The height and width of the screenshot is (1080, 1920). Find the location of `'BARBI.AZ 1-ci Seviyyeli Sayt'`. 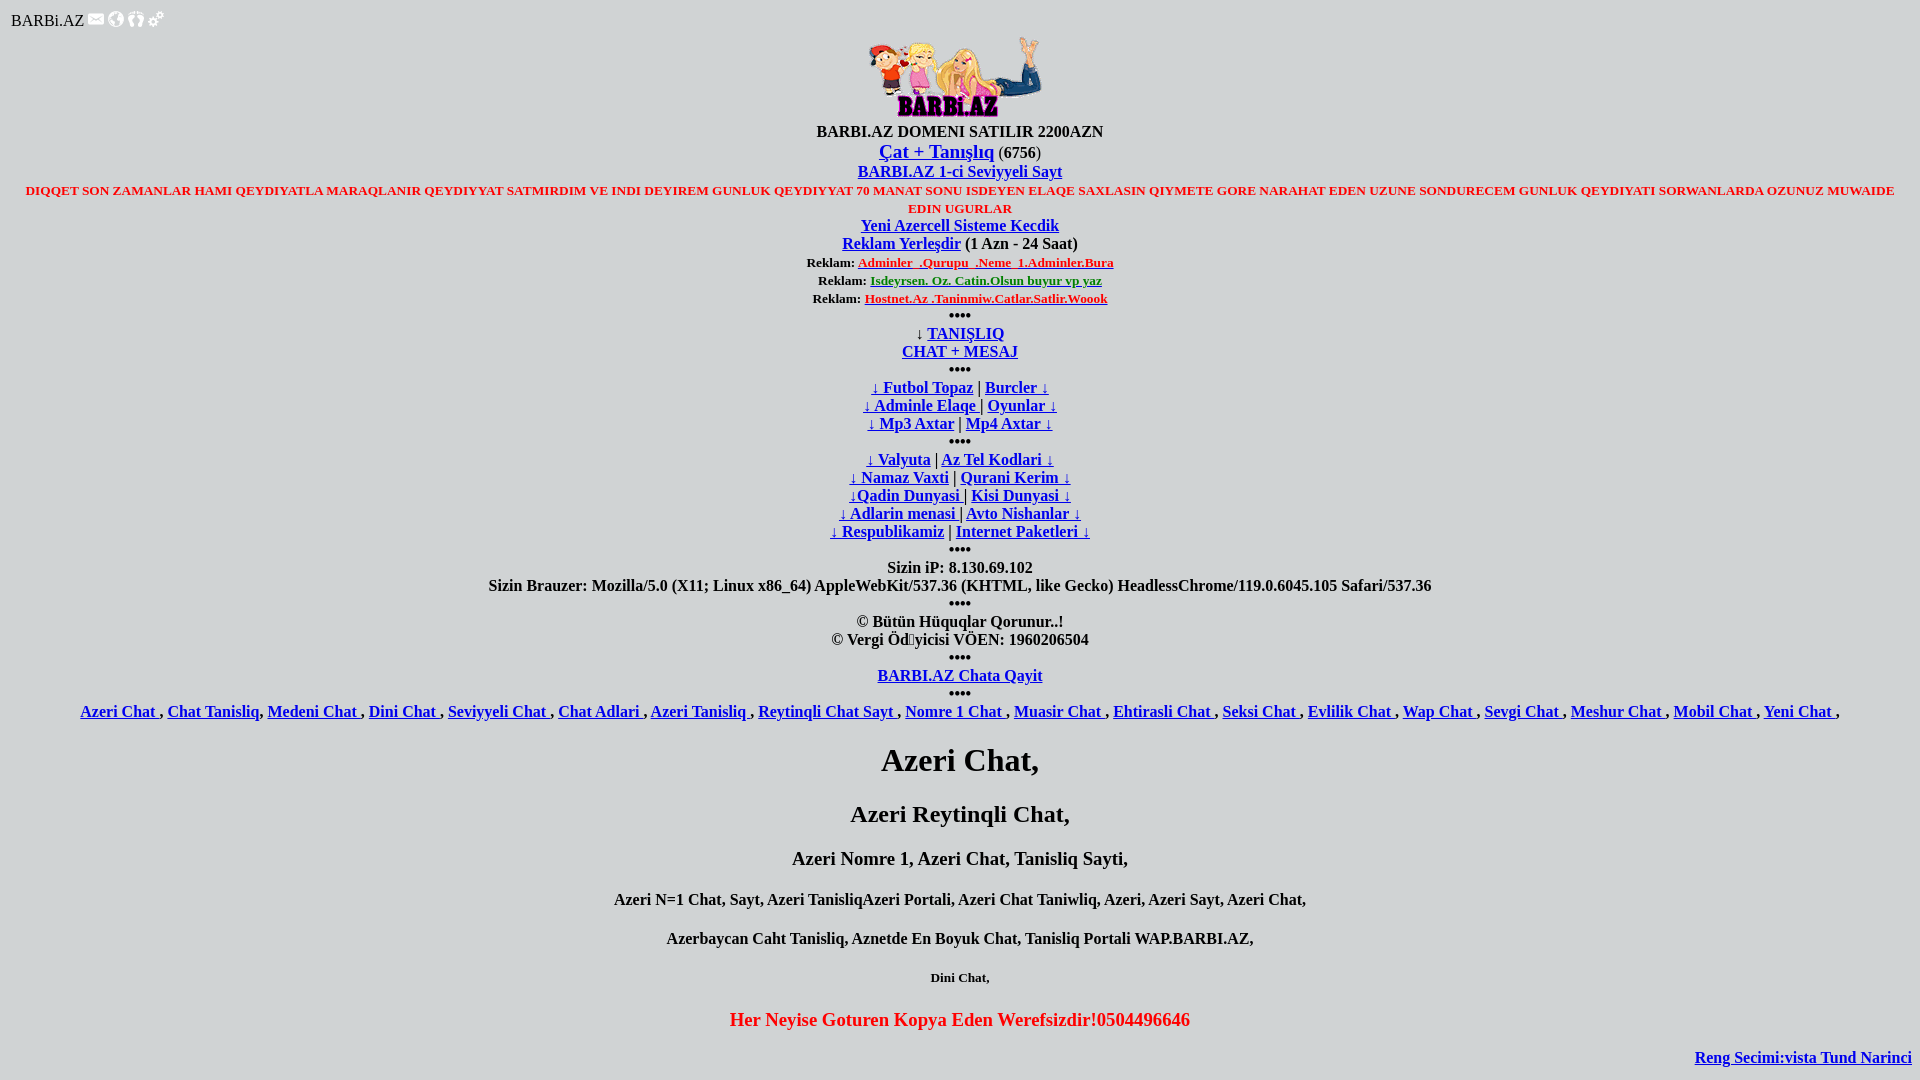

'BARBI.AZ 1-ci Seviyyeli Sayt' is located at coordinates (960, 170).